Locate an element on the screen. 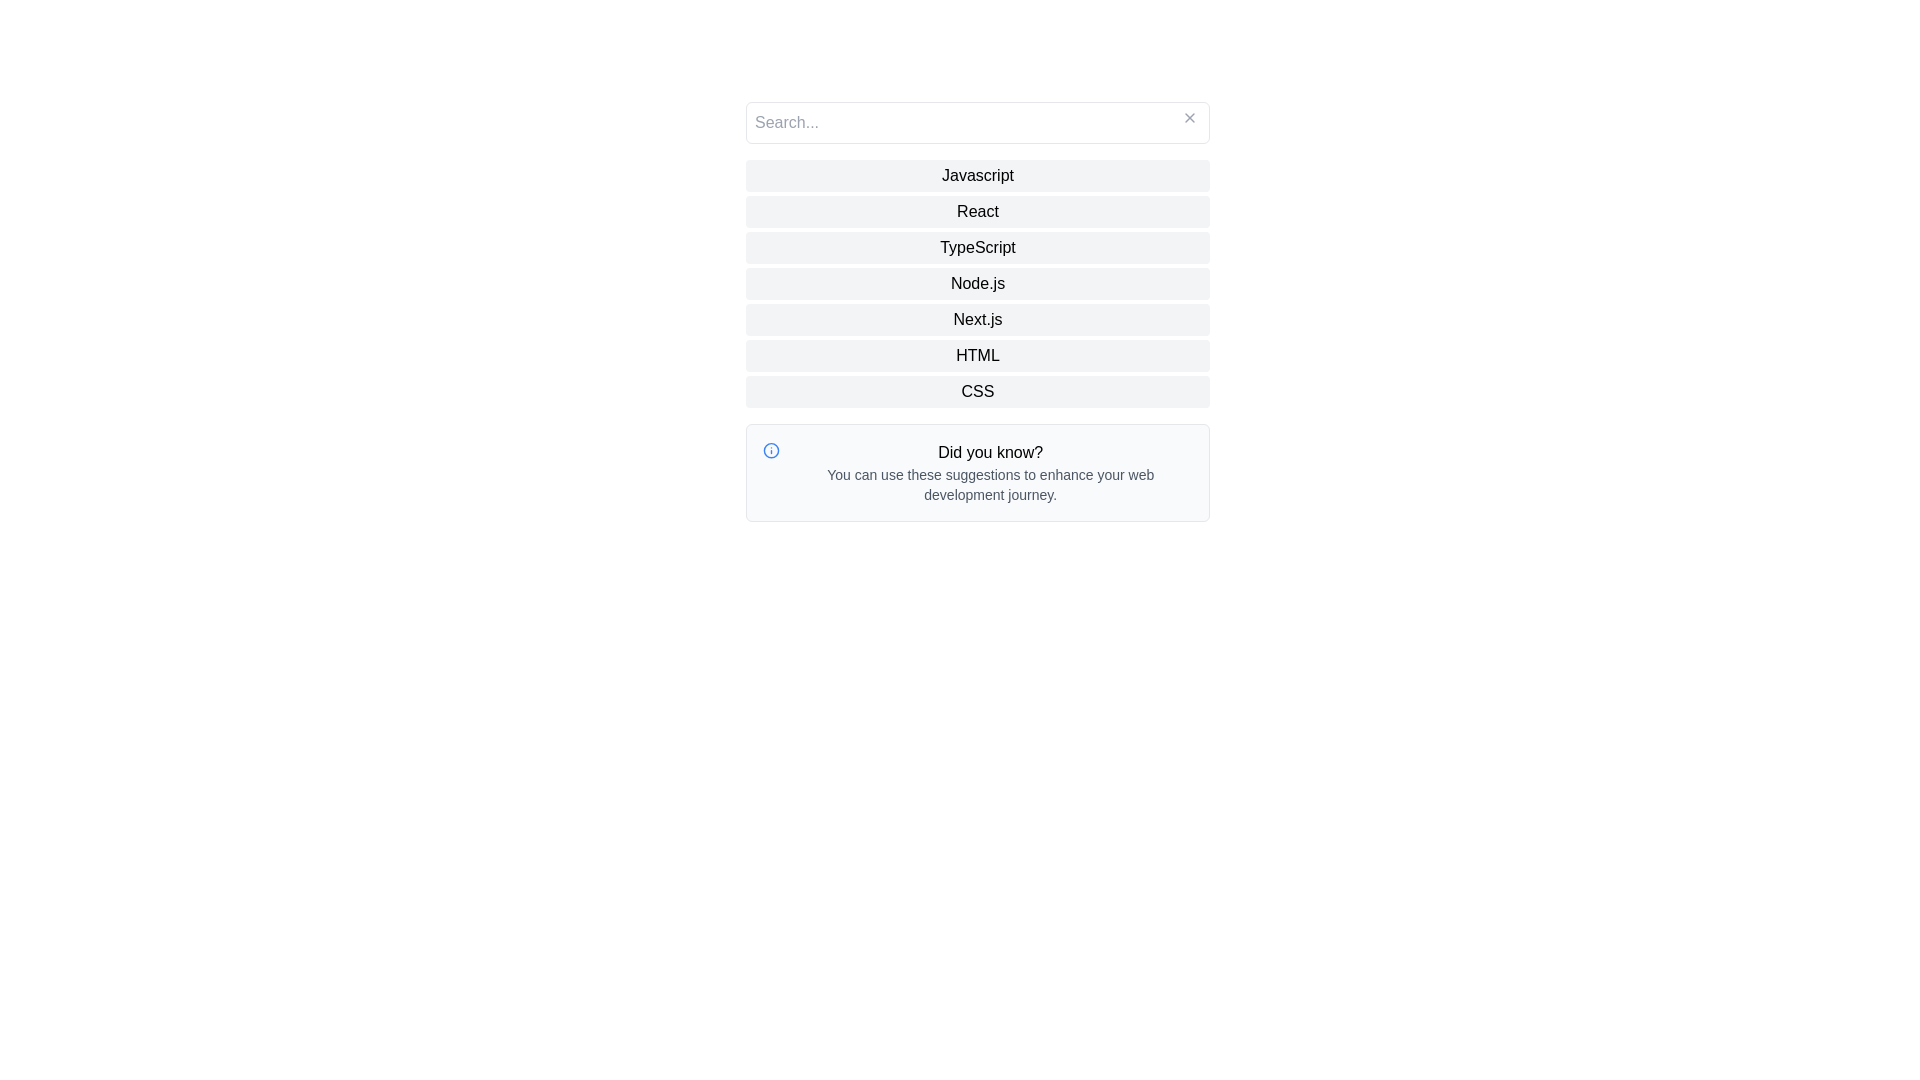 Image resolution: width=1920 pixels, height=1080 pixels. the supplementary informational text located directly below the 'Did you know?' header in the content block at the center of the interface is located at coordinates (990, 485).